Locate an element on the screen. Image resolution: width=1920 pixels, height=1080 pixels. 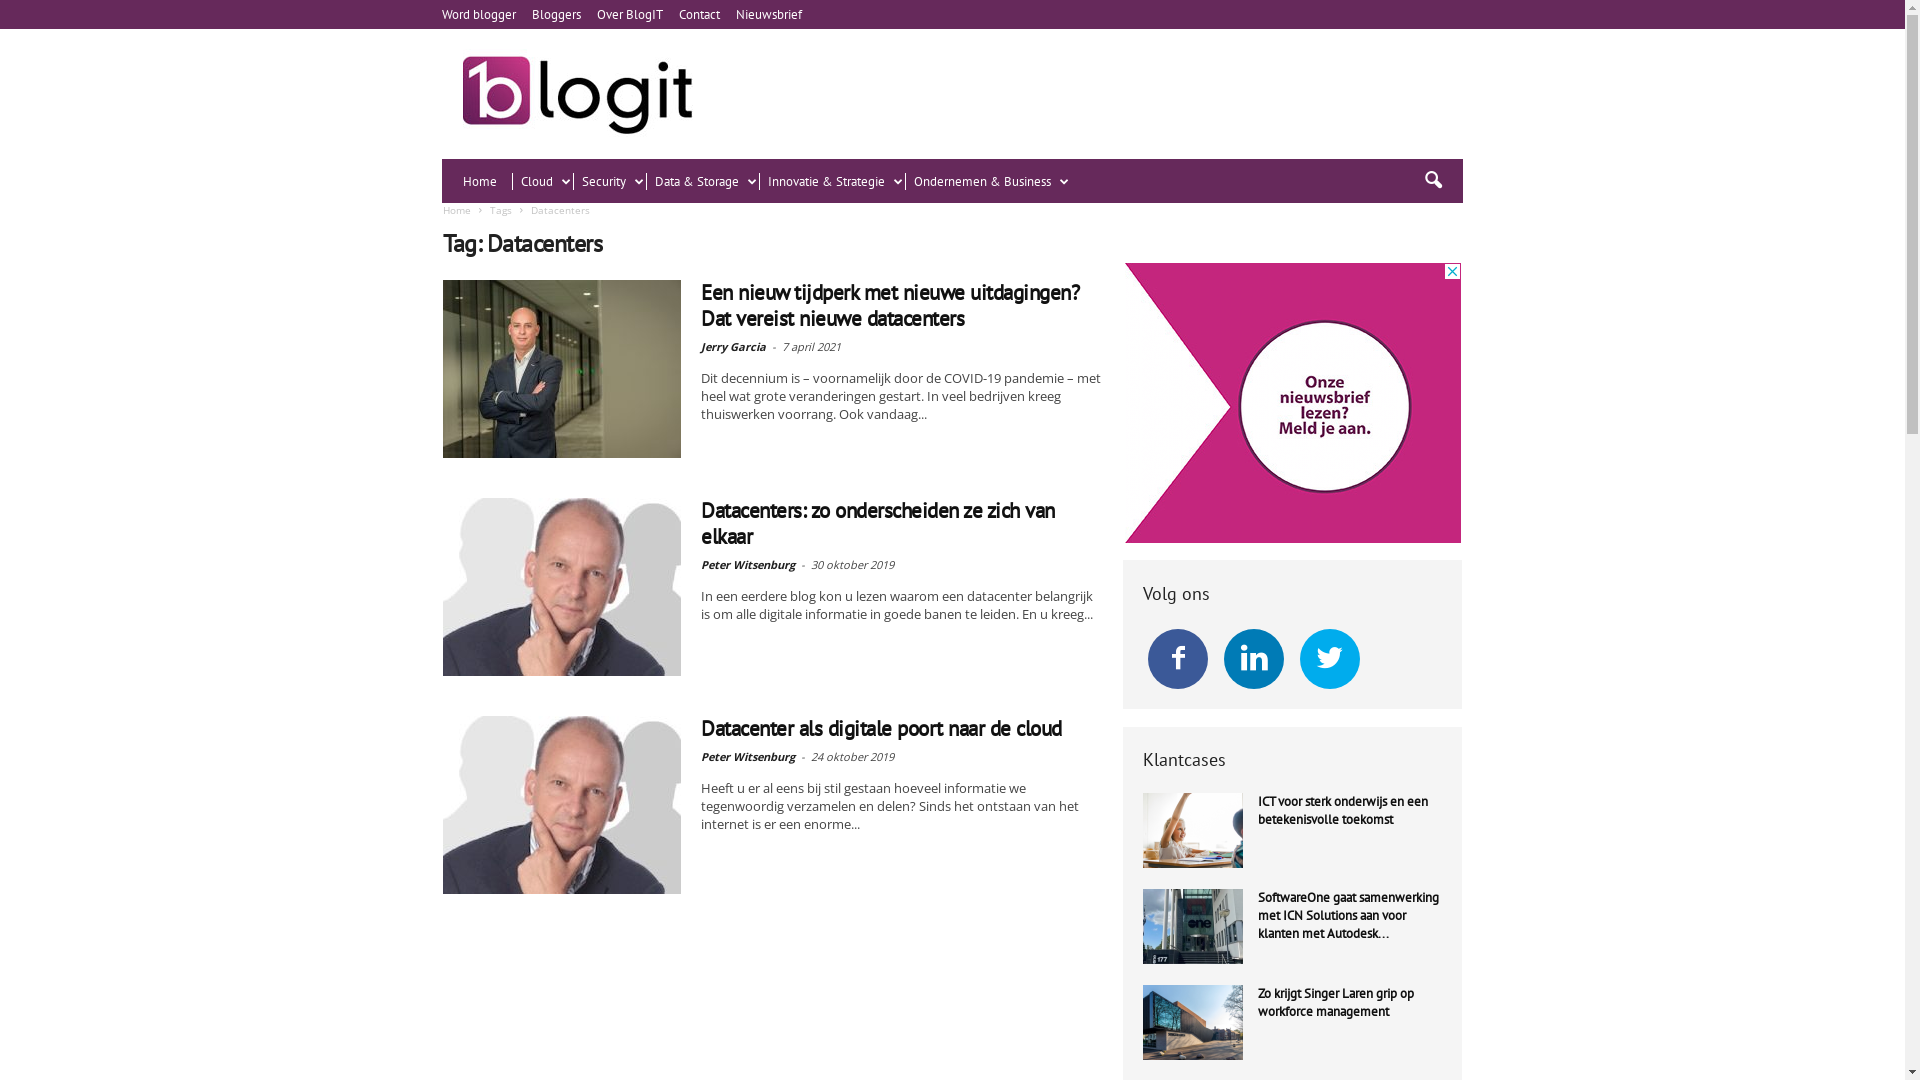
'Word blogger' is located at coordinates (440, 14).